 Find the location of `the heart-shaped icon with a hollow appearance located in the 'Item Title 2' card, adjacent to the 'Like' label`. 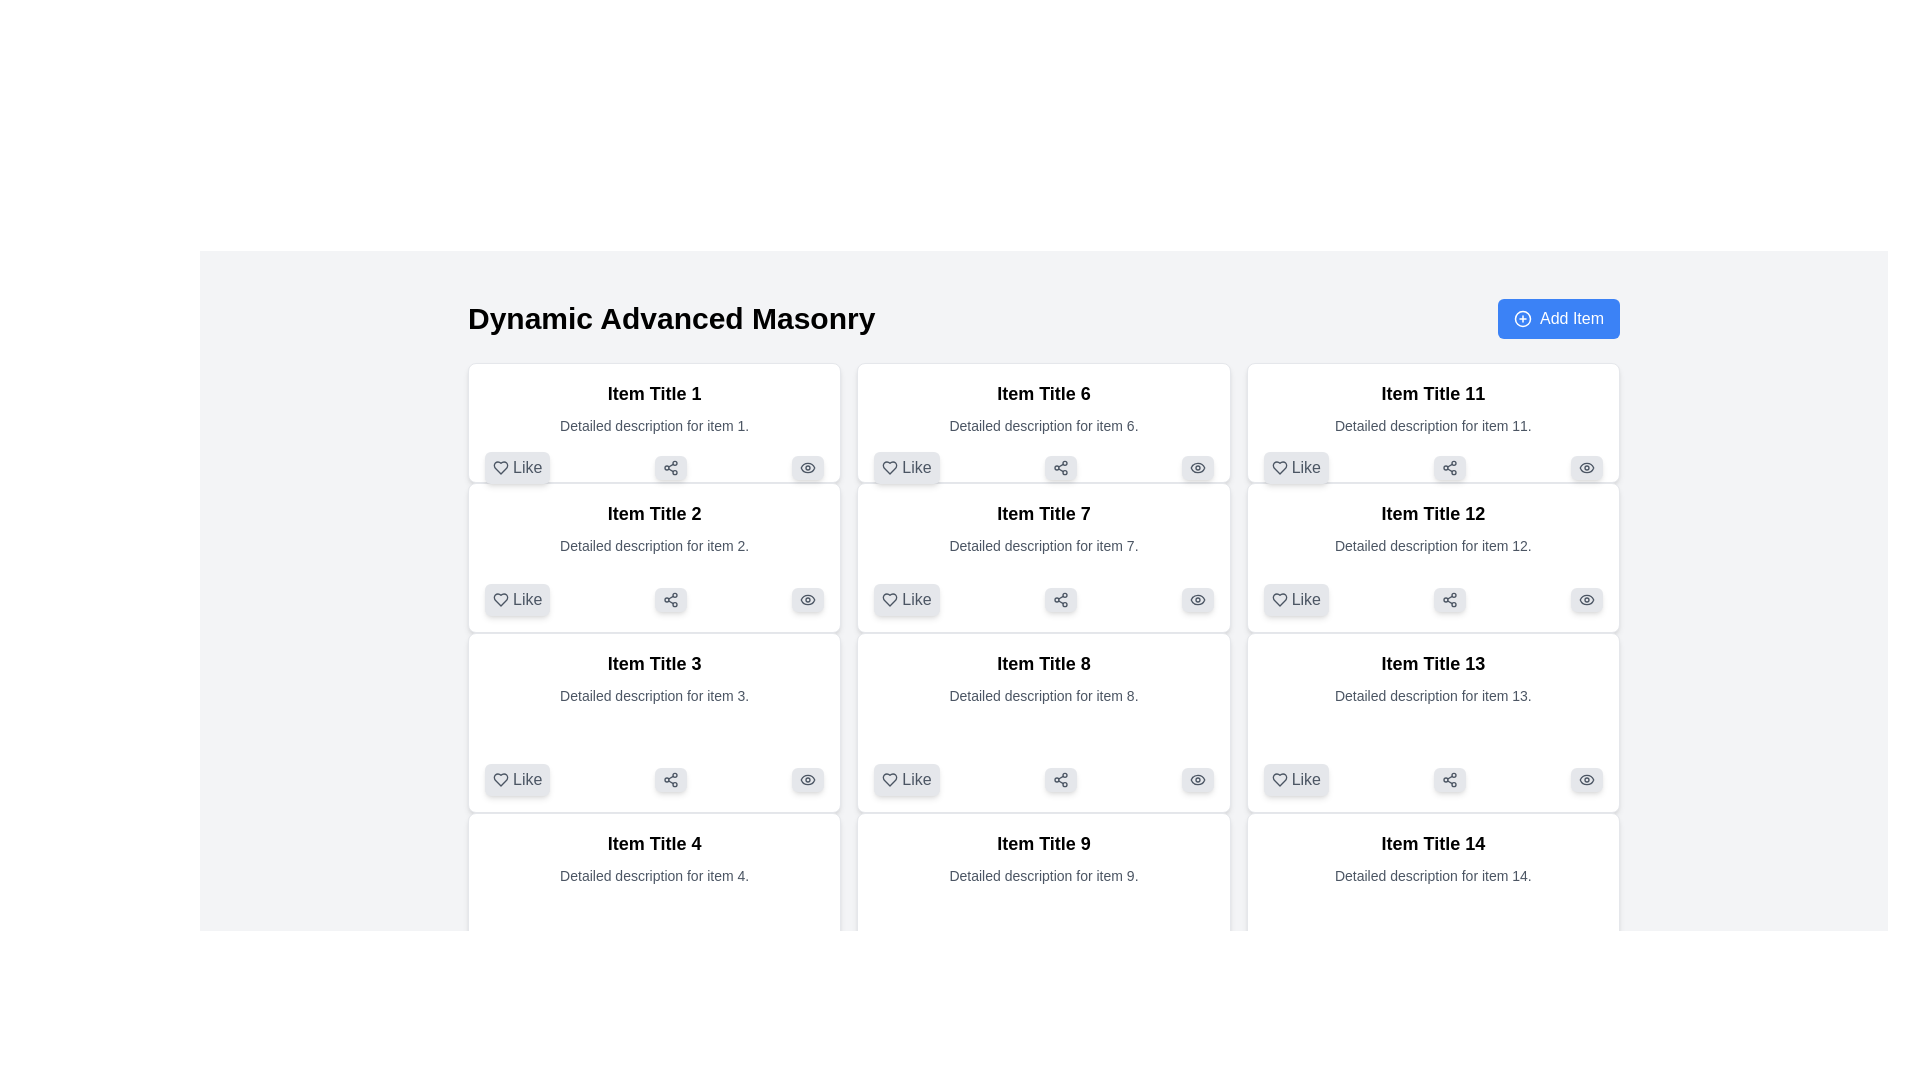

the heart-shaped icon with a hollow appearance located in the 'Item Title 2' card, adjacent to the 'Like' label is located at coordinates (500, 599).